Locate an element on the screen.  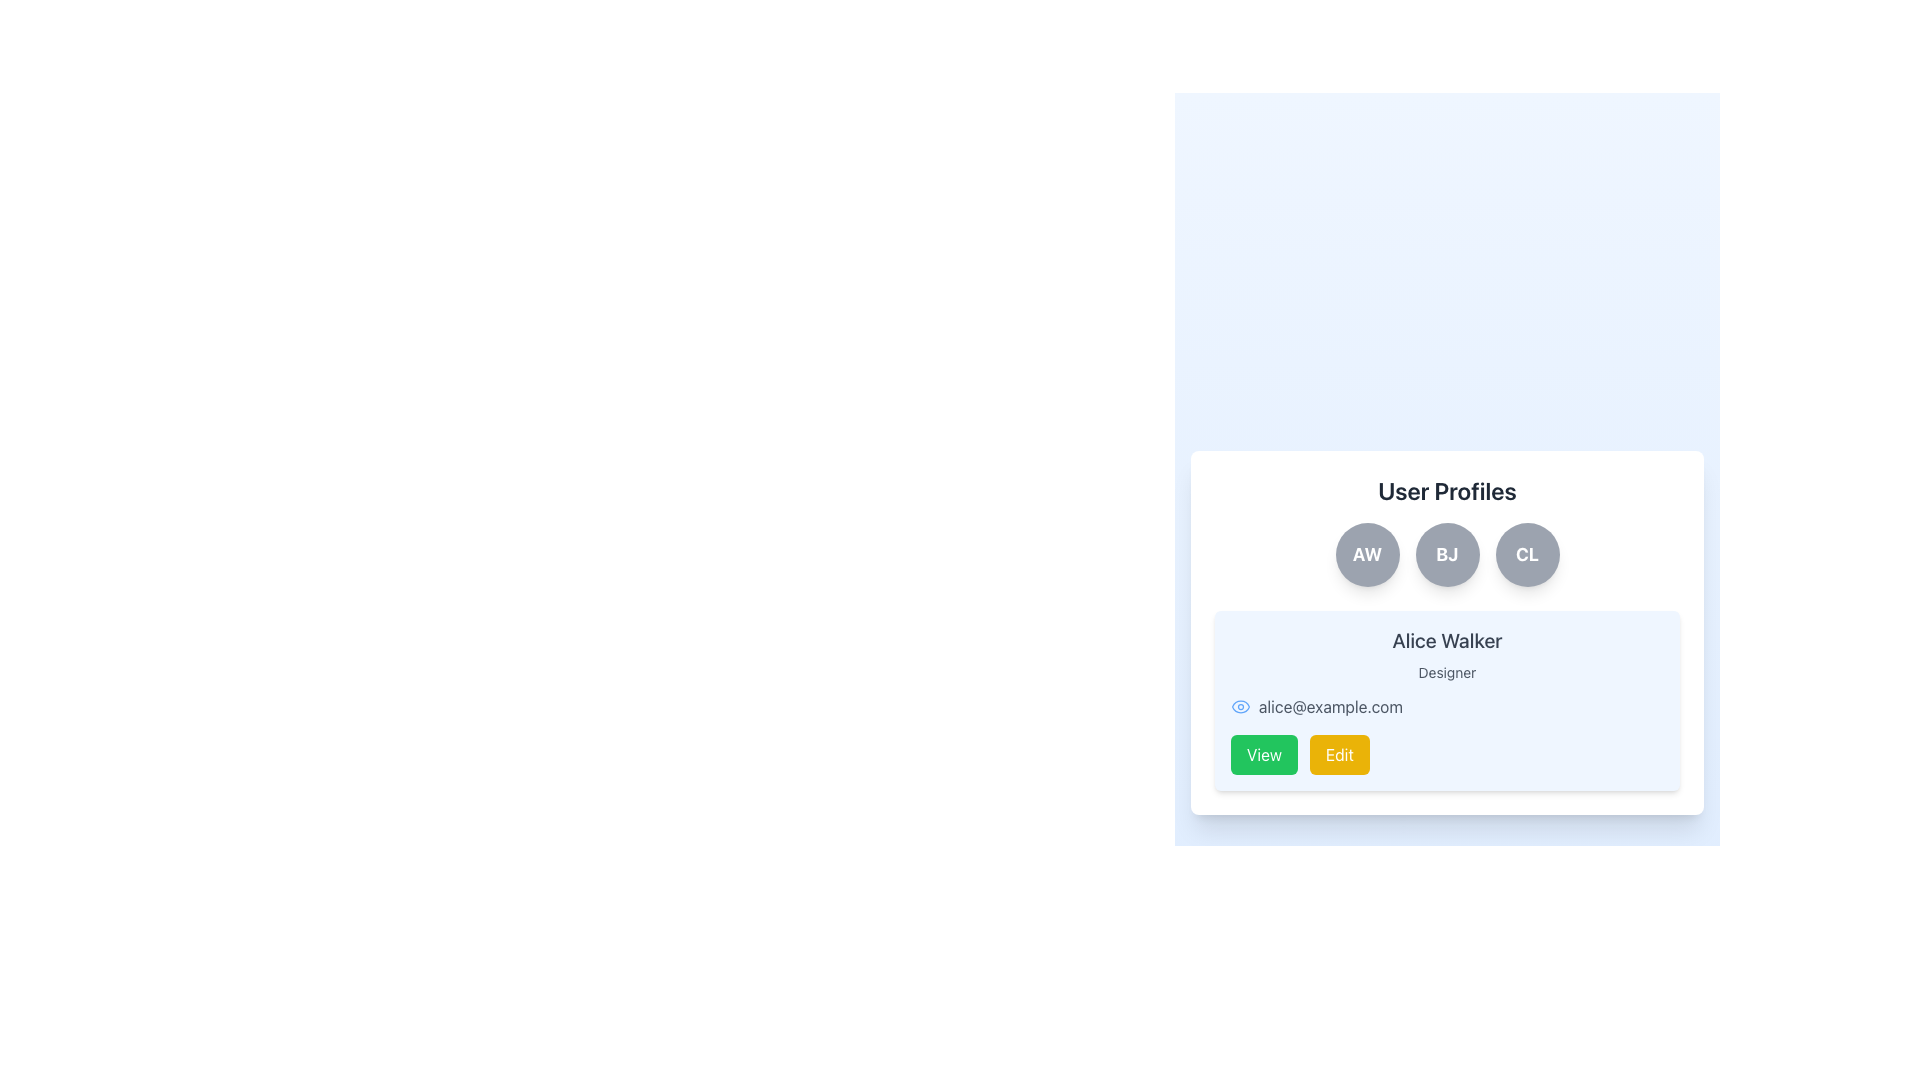
the third circular button representing user profiles, located beneath the 'User Profiles' header is located at coordinates (1526, 555).